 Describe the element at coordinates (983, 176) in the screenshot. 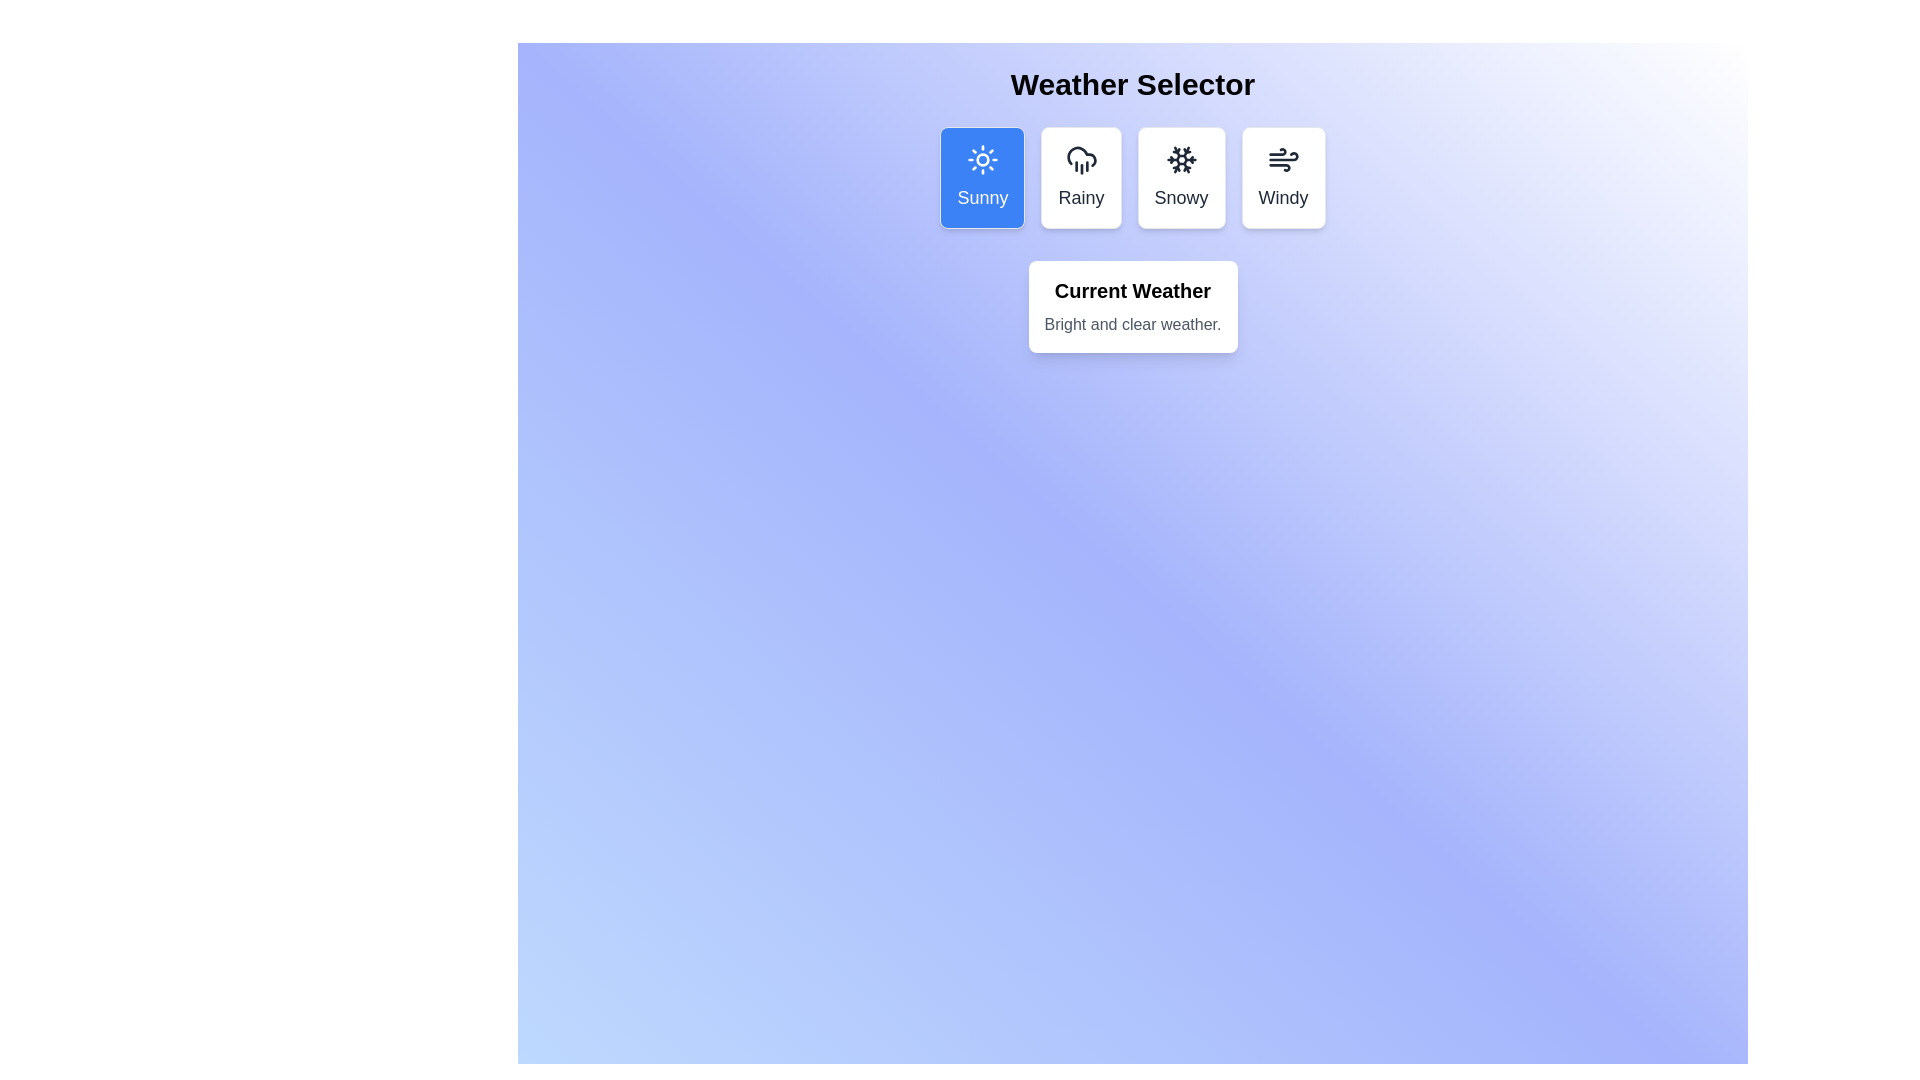

I see `the weather option Sunny to observe its hover effect` at that location.